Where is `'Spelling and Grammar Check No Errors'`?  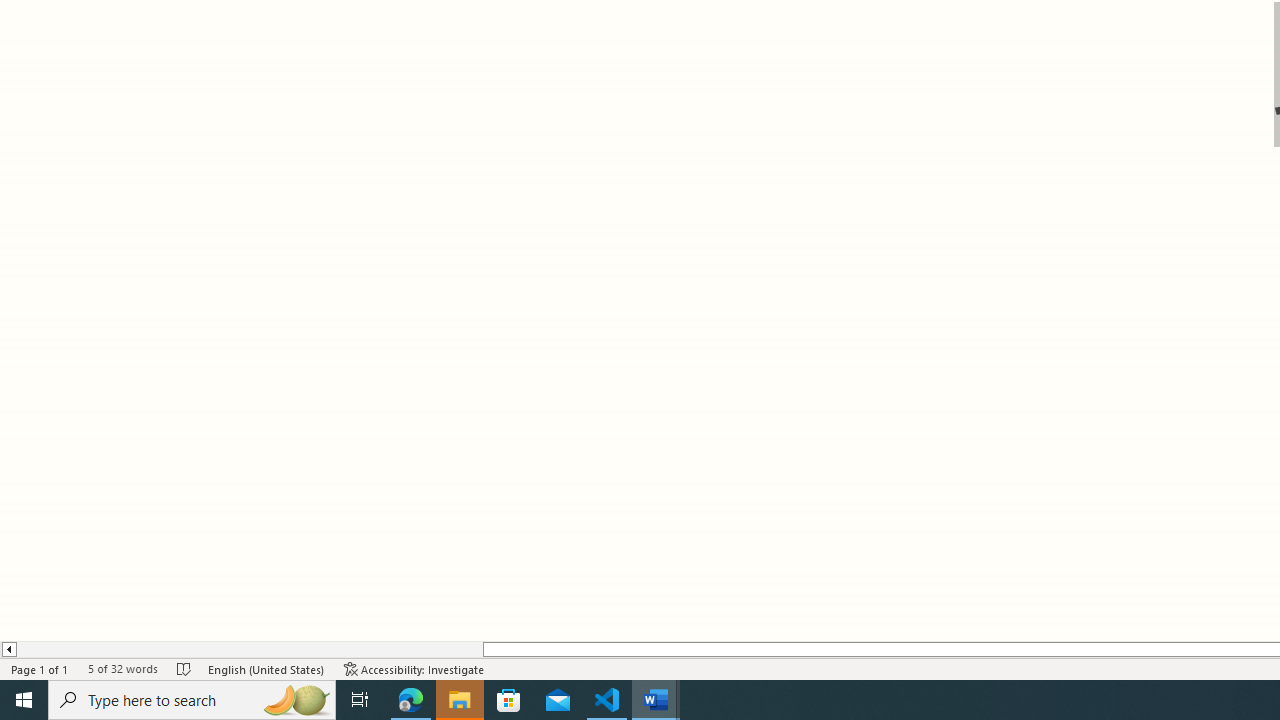 'Spelling and Grammar Check No Errors' is located at coordinates (184, 669).